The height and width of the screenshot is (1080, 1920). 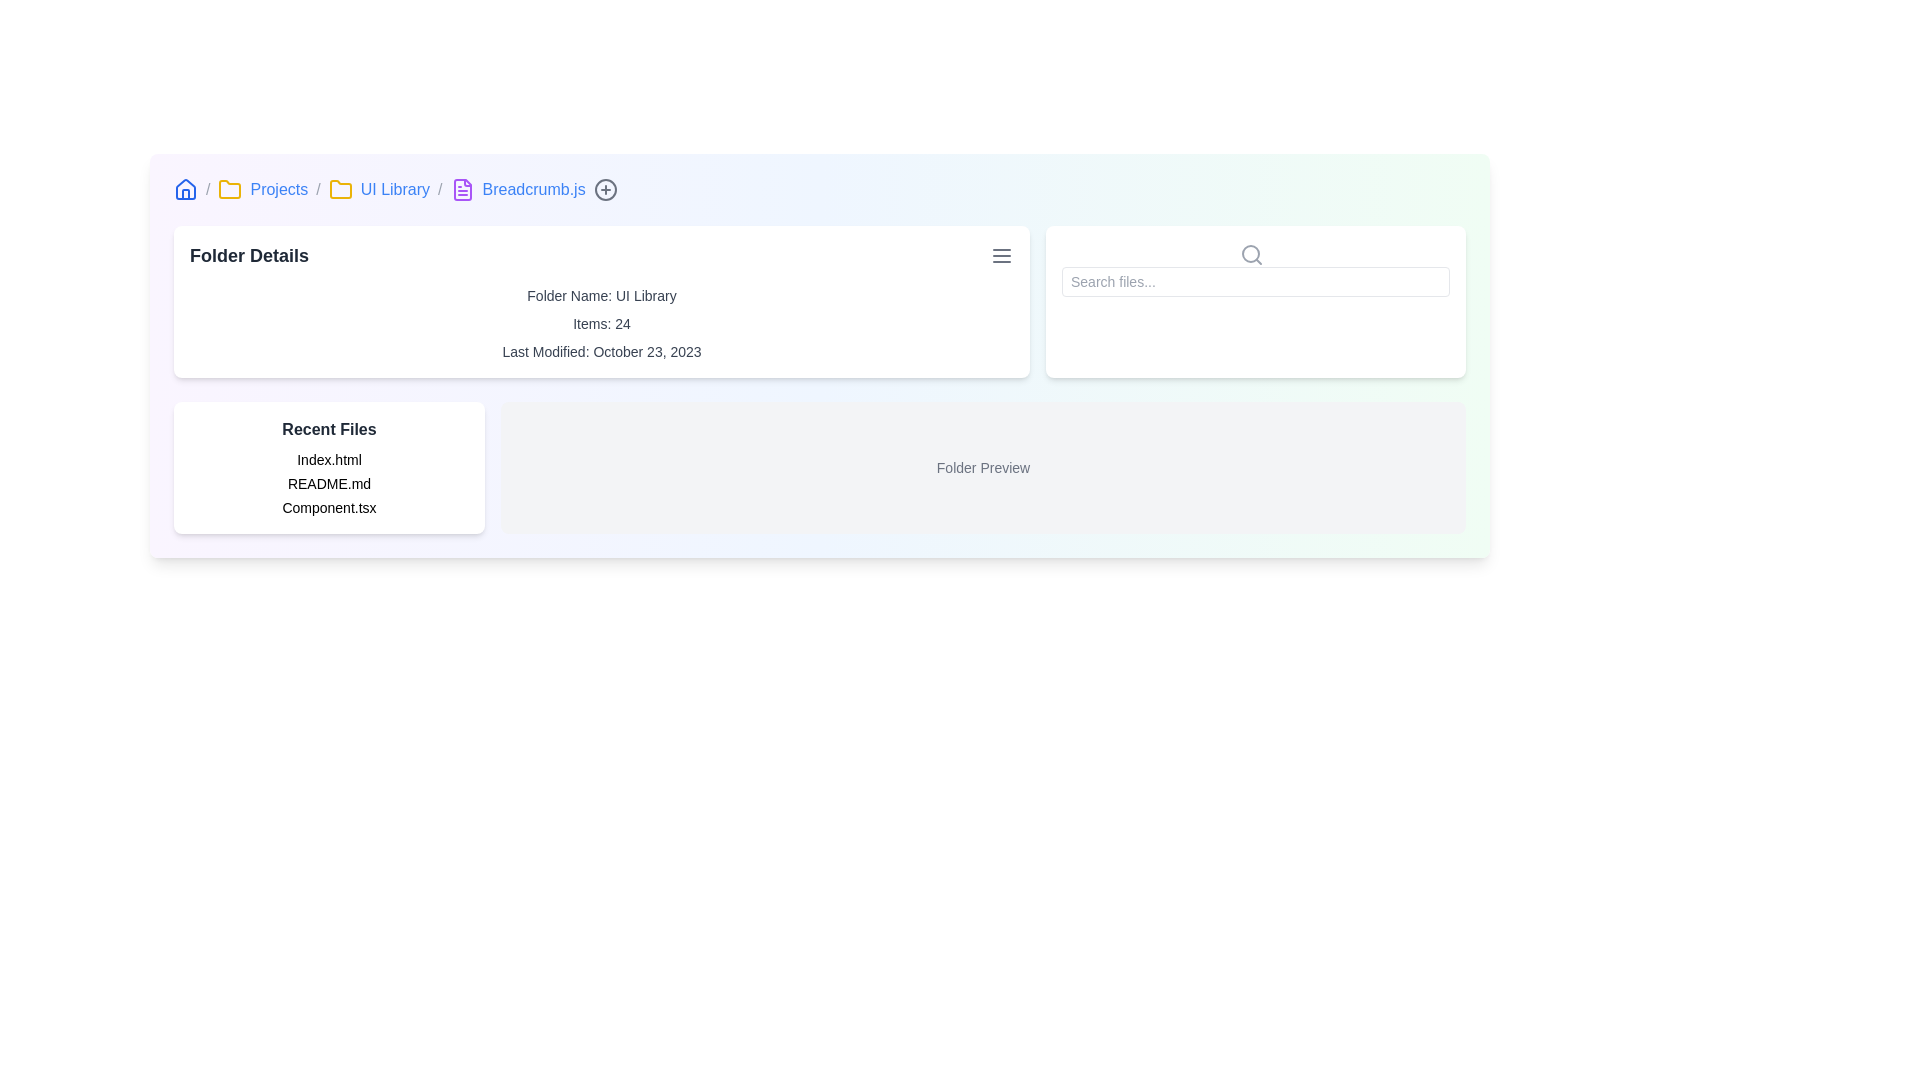 What do you see at coordinates (208, 189) in the screenshot?
I see `the forward slash character ('/') displayed in light gray color, which serves as a separator in the breadcrumb navigation bar between the home icon and the 'Projects' link` at bounding box center [208, 189].